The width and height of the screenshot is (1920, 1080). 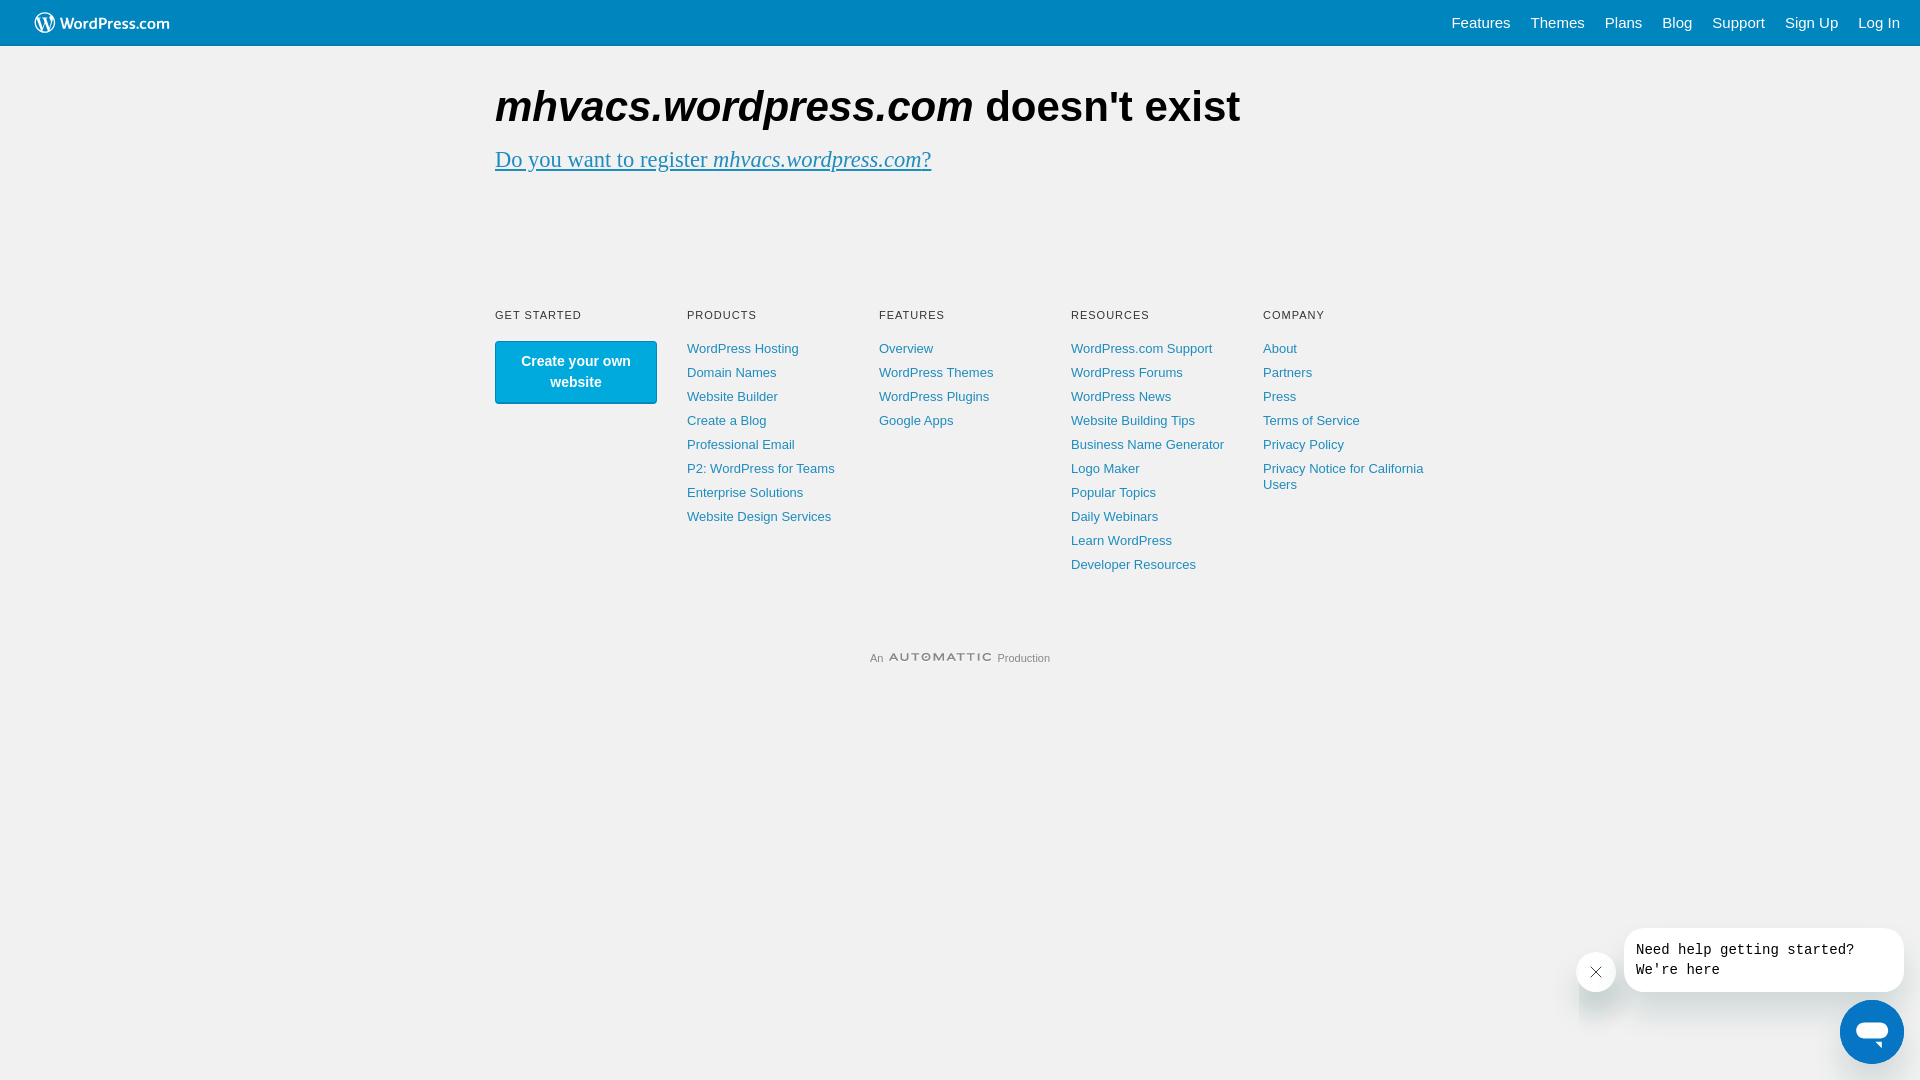 What do you see at coordinates (1112, 492) in the screenshot?
I see `'Popular Topics'` at bounding box center [1112, 492].